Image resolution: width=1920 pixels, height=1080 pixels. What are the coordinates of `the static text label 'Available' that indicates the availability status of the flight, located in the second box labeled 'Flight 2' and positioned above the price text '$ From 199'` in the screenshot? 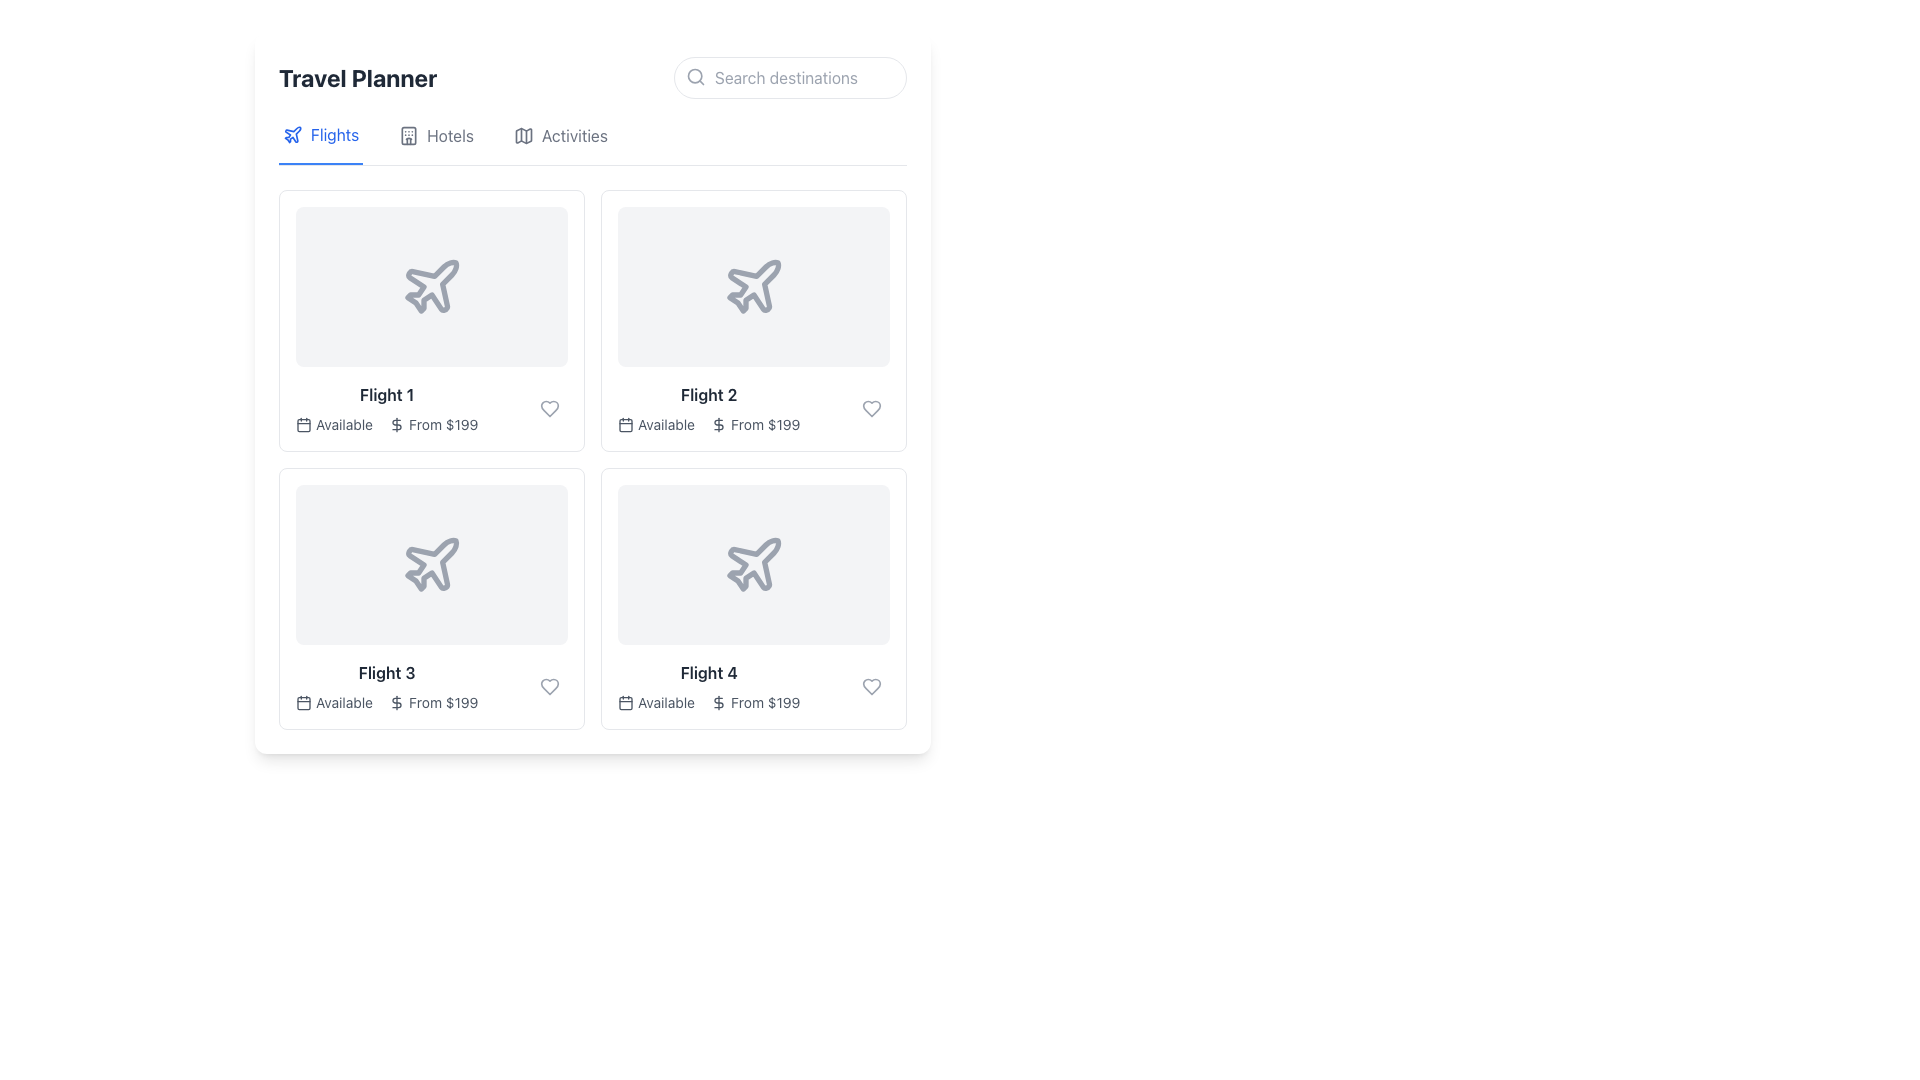 It's located at (666, 423).